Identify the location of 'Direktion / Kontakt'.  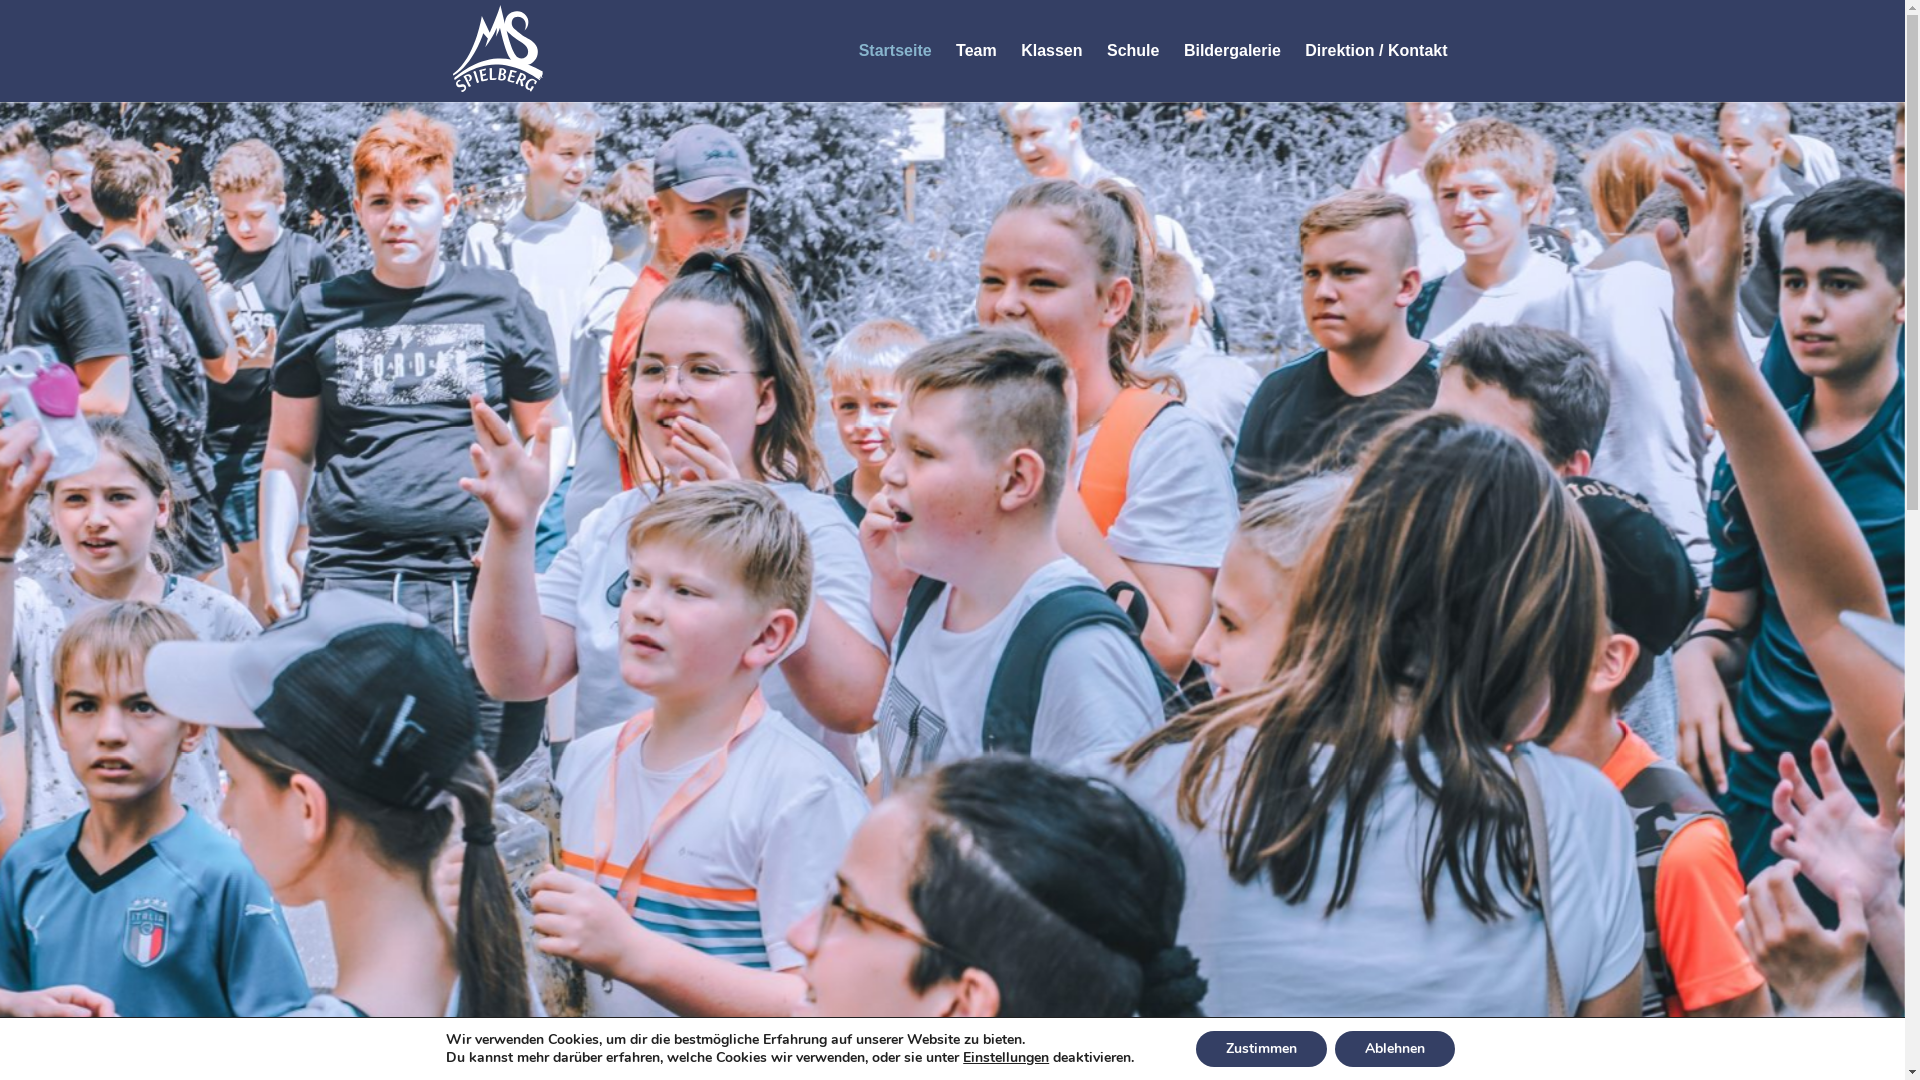
(1375, 49).